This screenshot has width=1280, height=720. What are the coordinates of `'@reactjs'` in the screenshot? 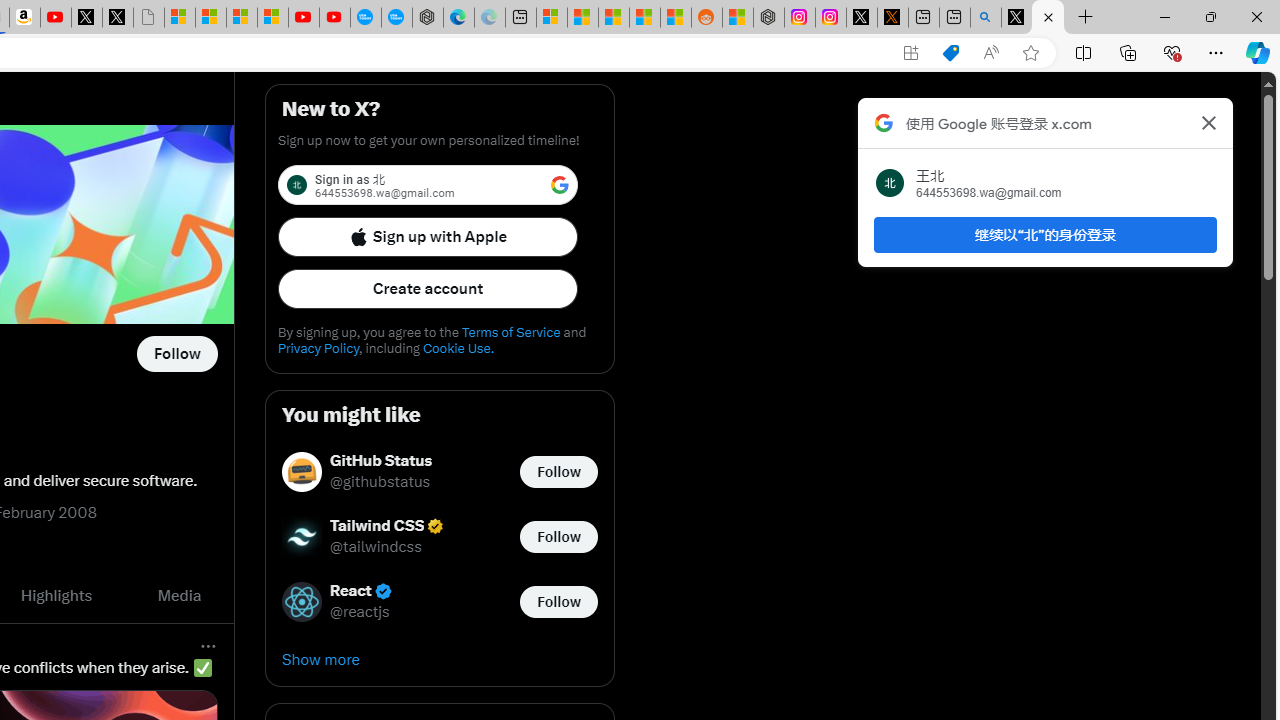 It's located at (360, 611).